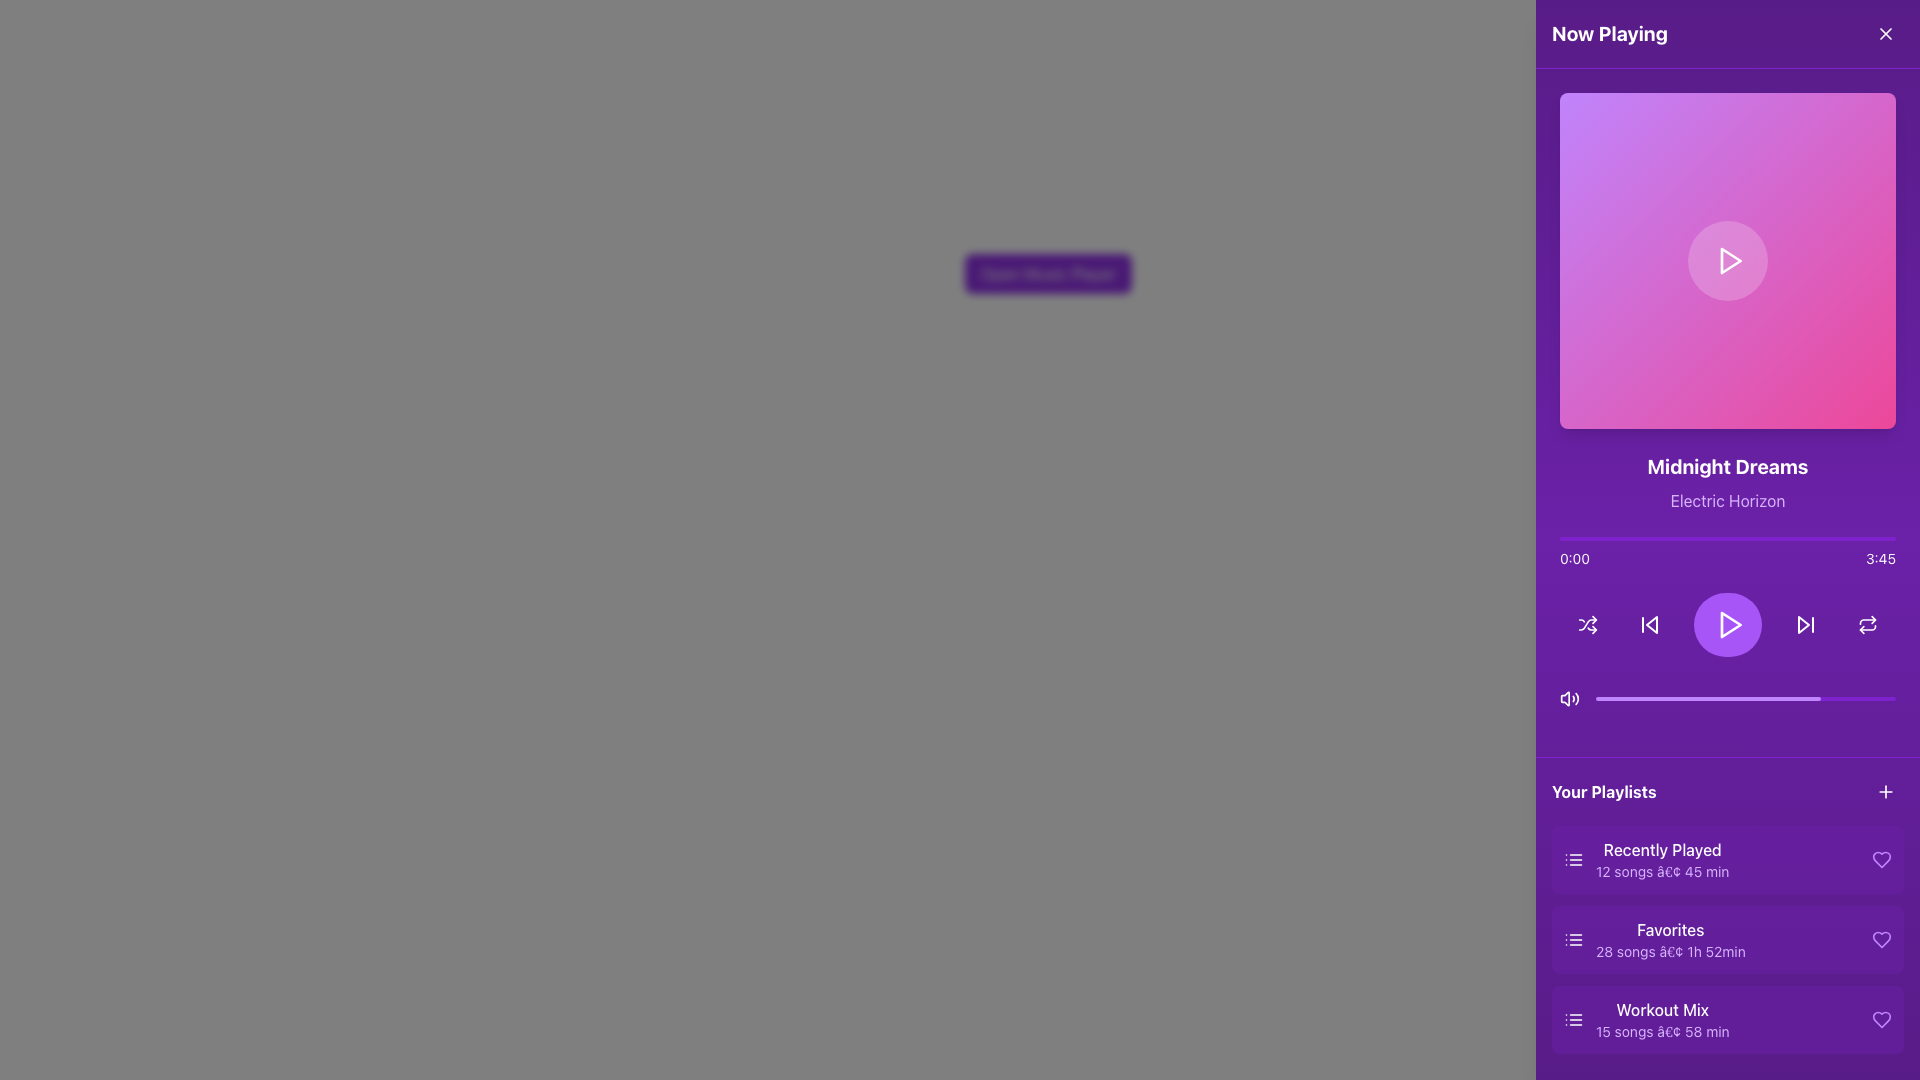 This screenshot has height=1080, width=1920. I want to click on the heart icon located at the far right of the 'Recently Played' playlist item in the 'Your Playlists' section to indicate liking or favoriting, so click(1880, 859).